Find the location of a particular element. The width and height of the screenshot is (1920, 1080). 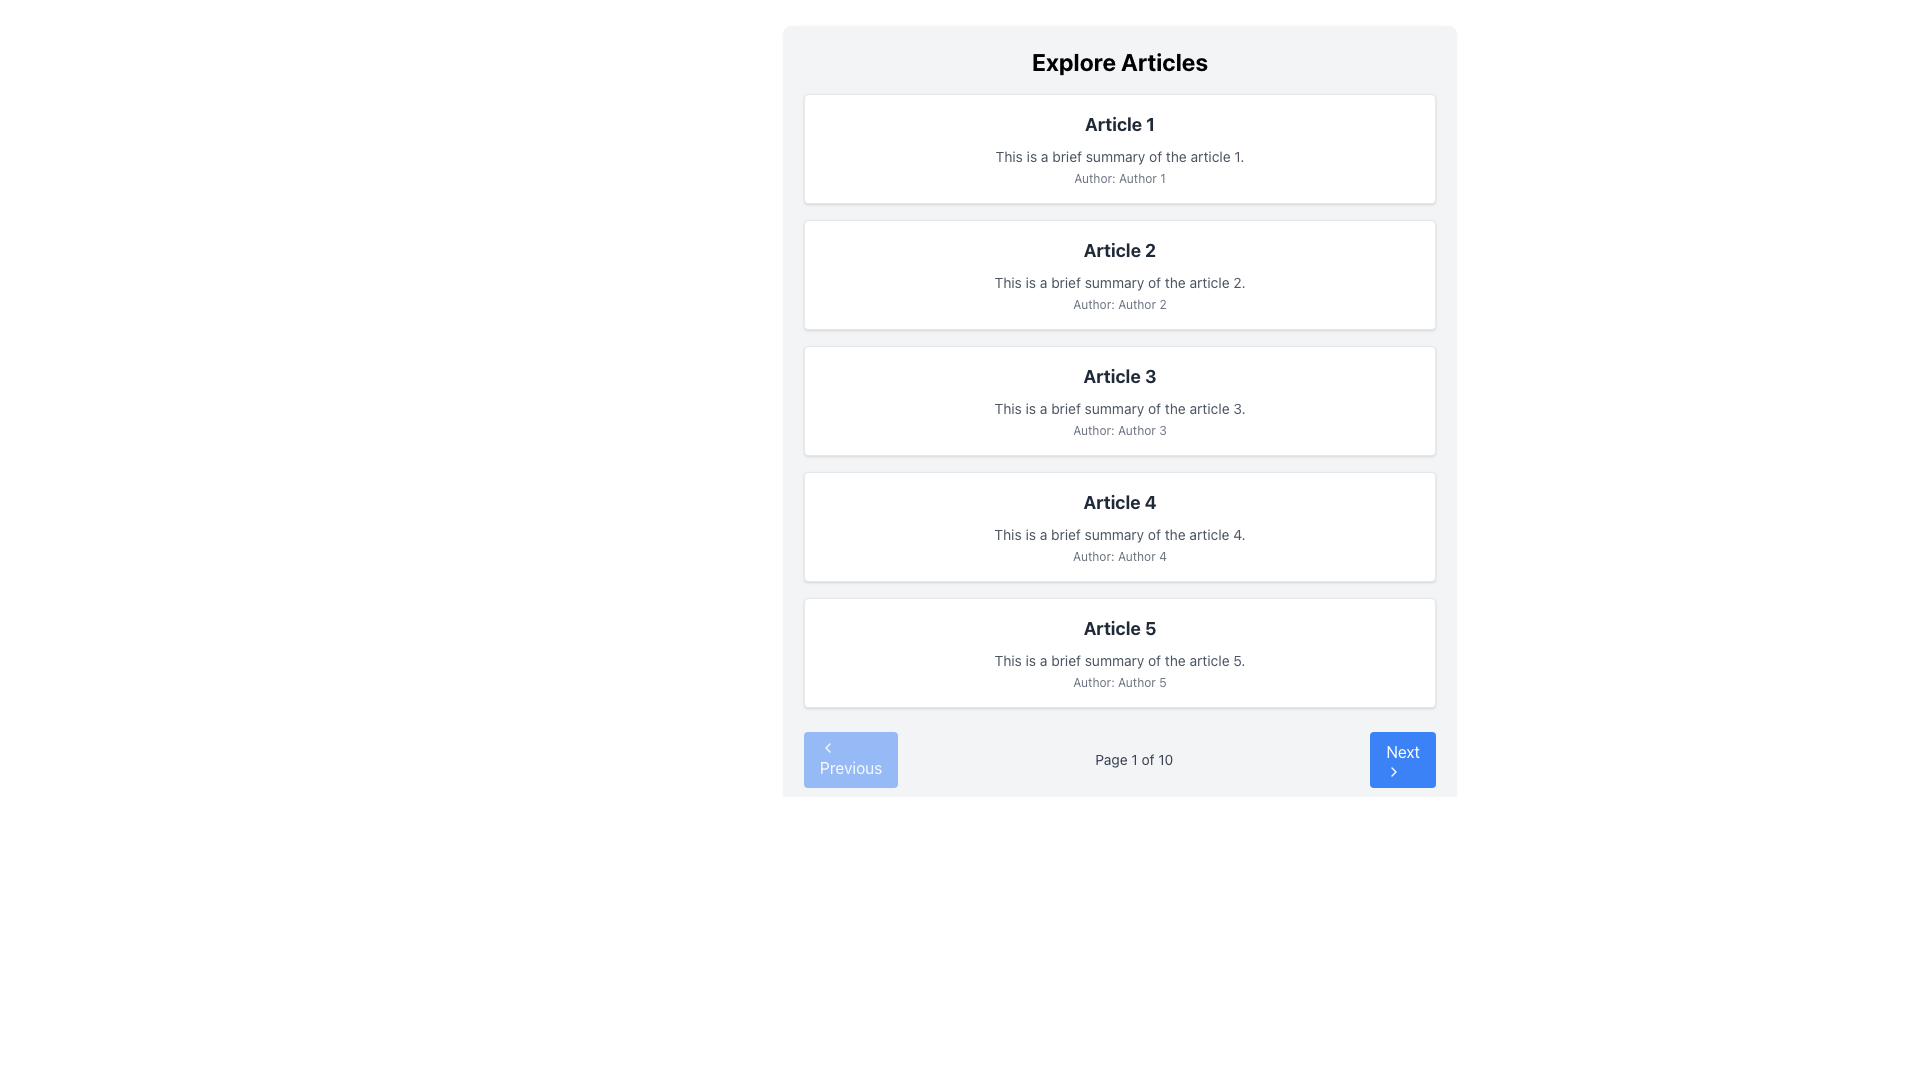

the Informational card titled 'Article 4', which is the fourth card in a vertical list, featuring a white background, a bold title, a summary, and an author indication is located at coordinates (1118, 526).